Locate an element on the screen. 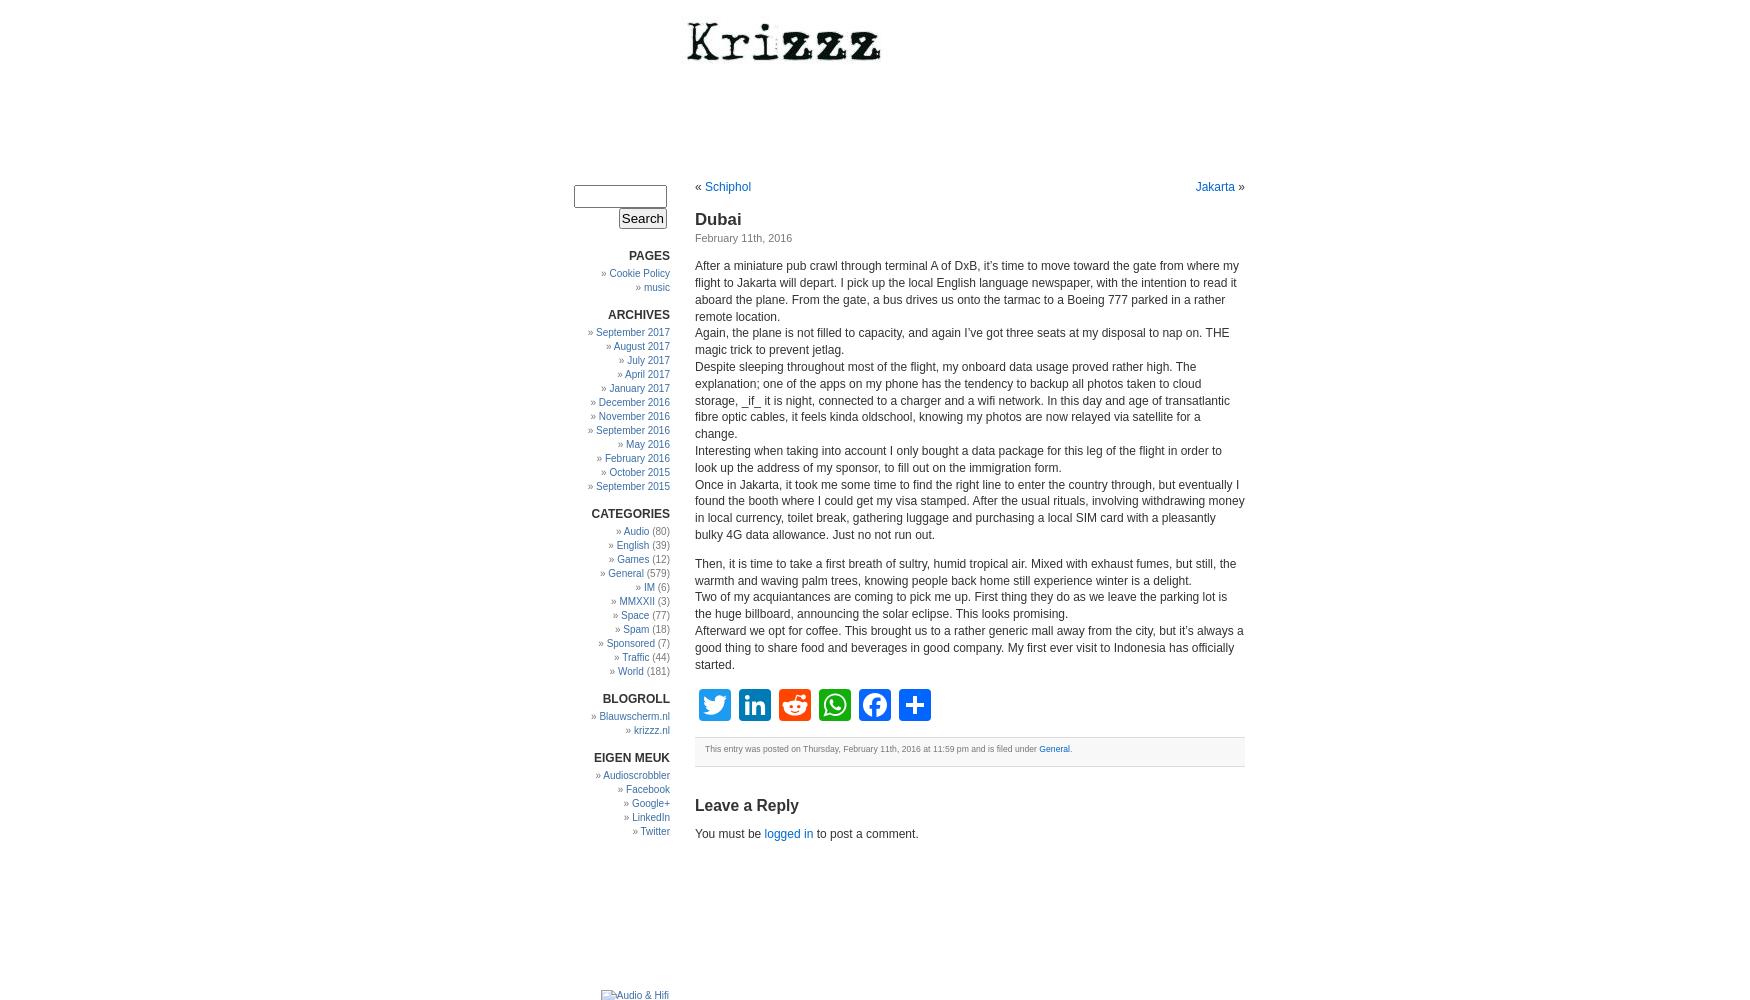  'September 2015' is located at coordinates (631, 485).